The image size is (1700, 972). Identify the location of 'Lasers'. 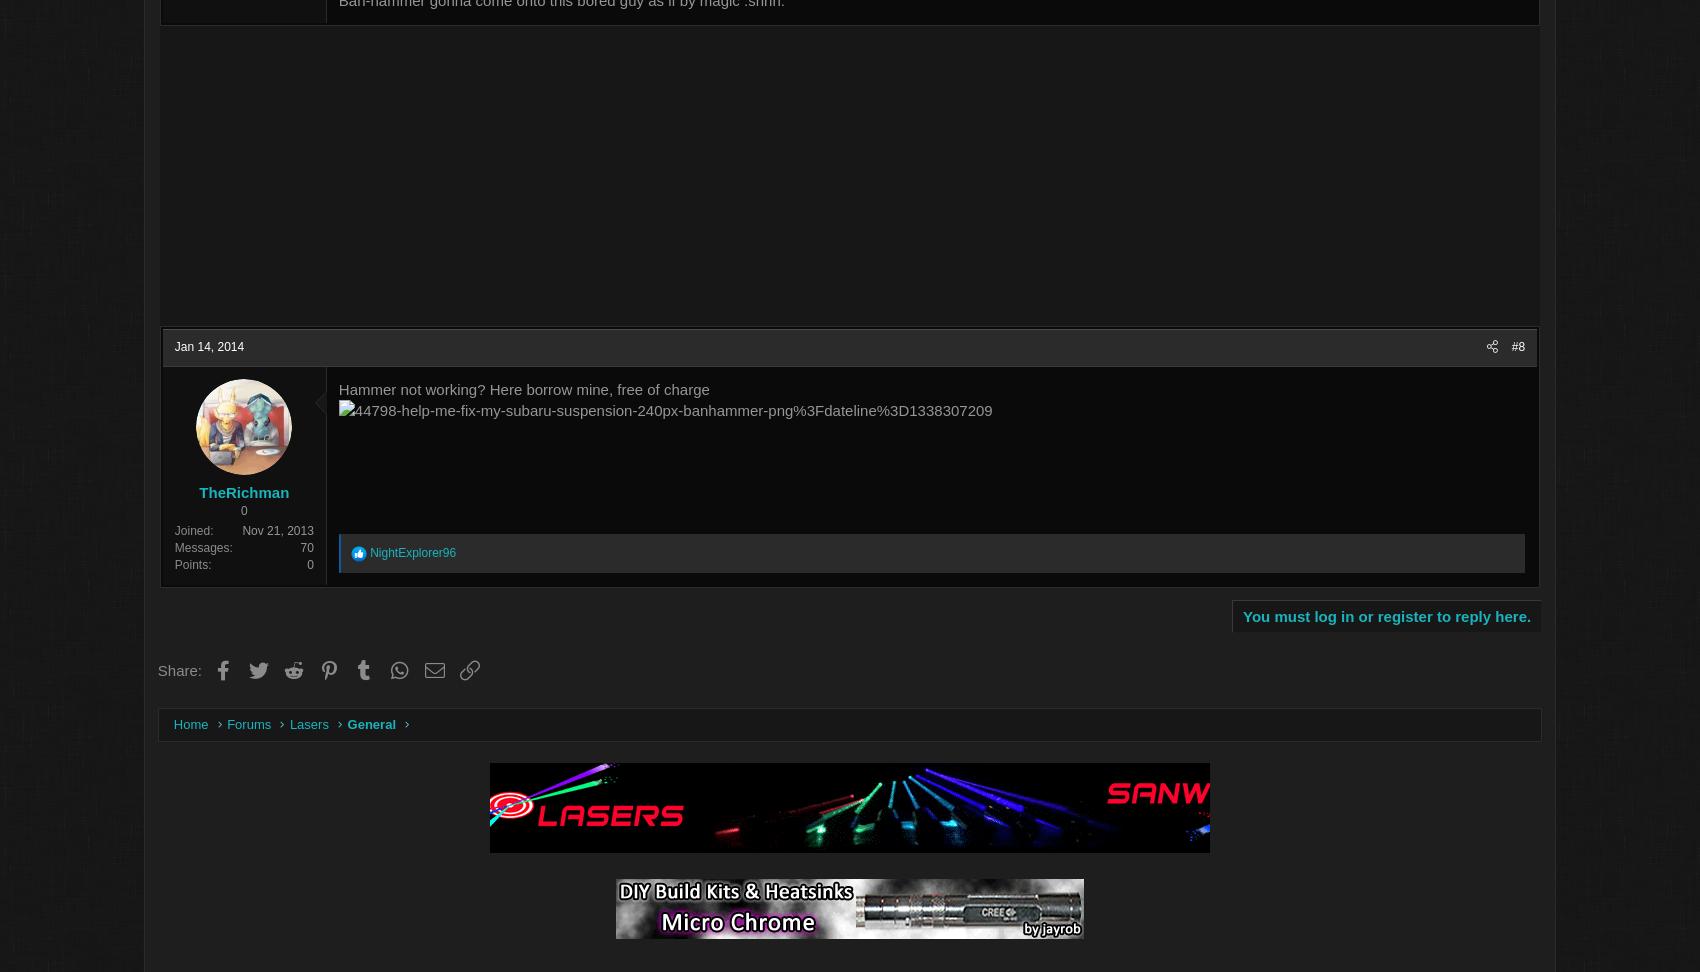
(416, 725).